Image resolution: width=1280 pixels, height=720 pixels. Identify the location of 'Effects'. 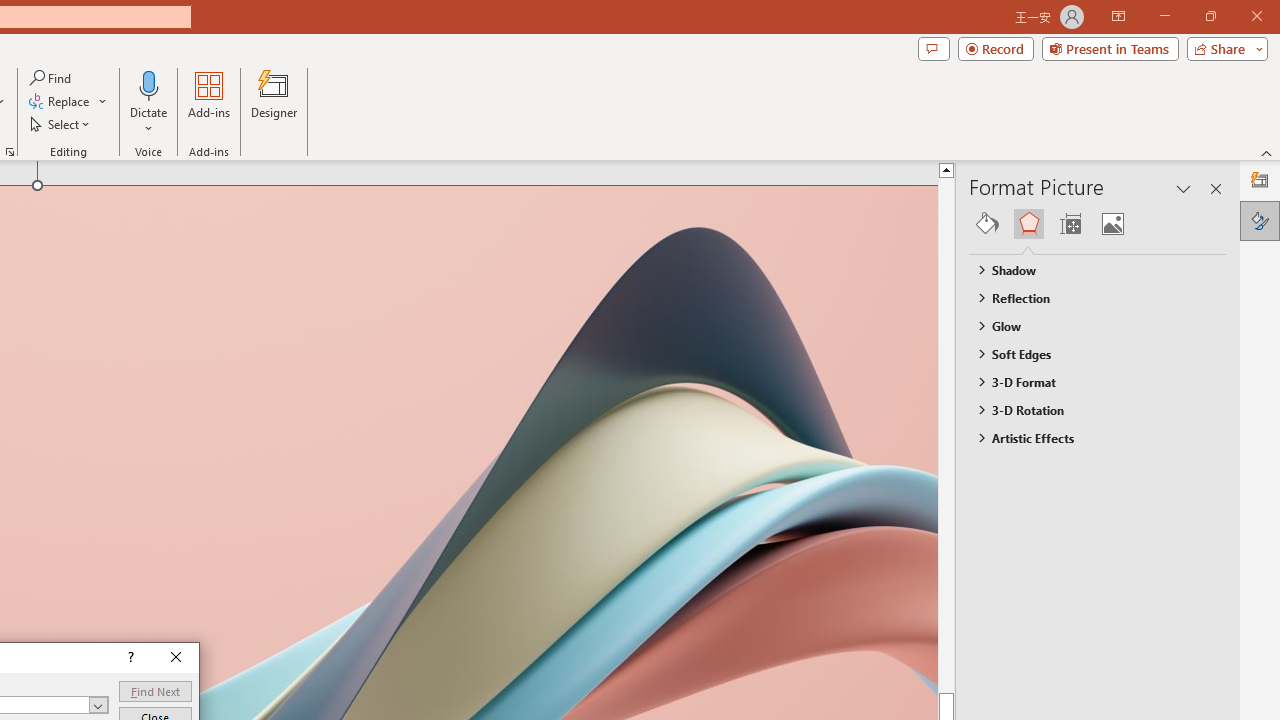
(1028, 223).